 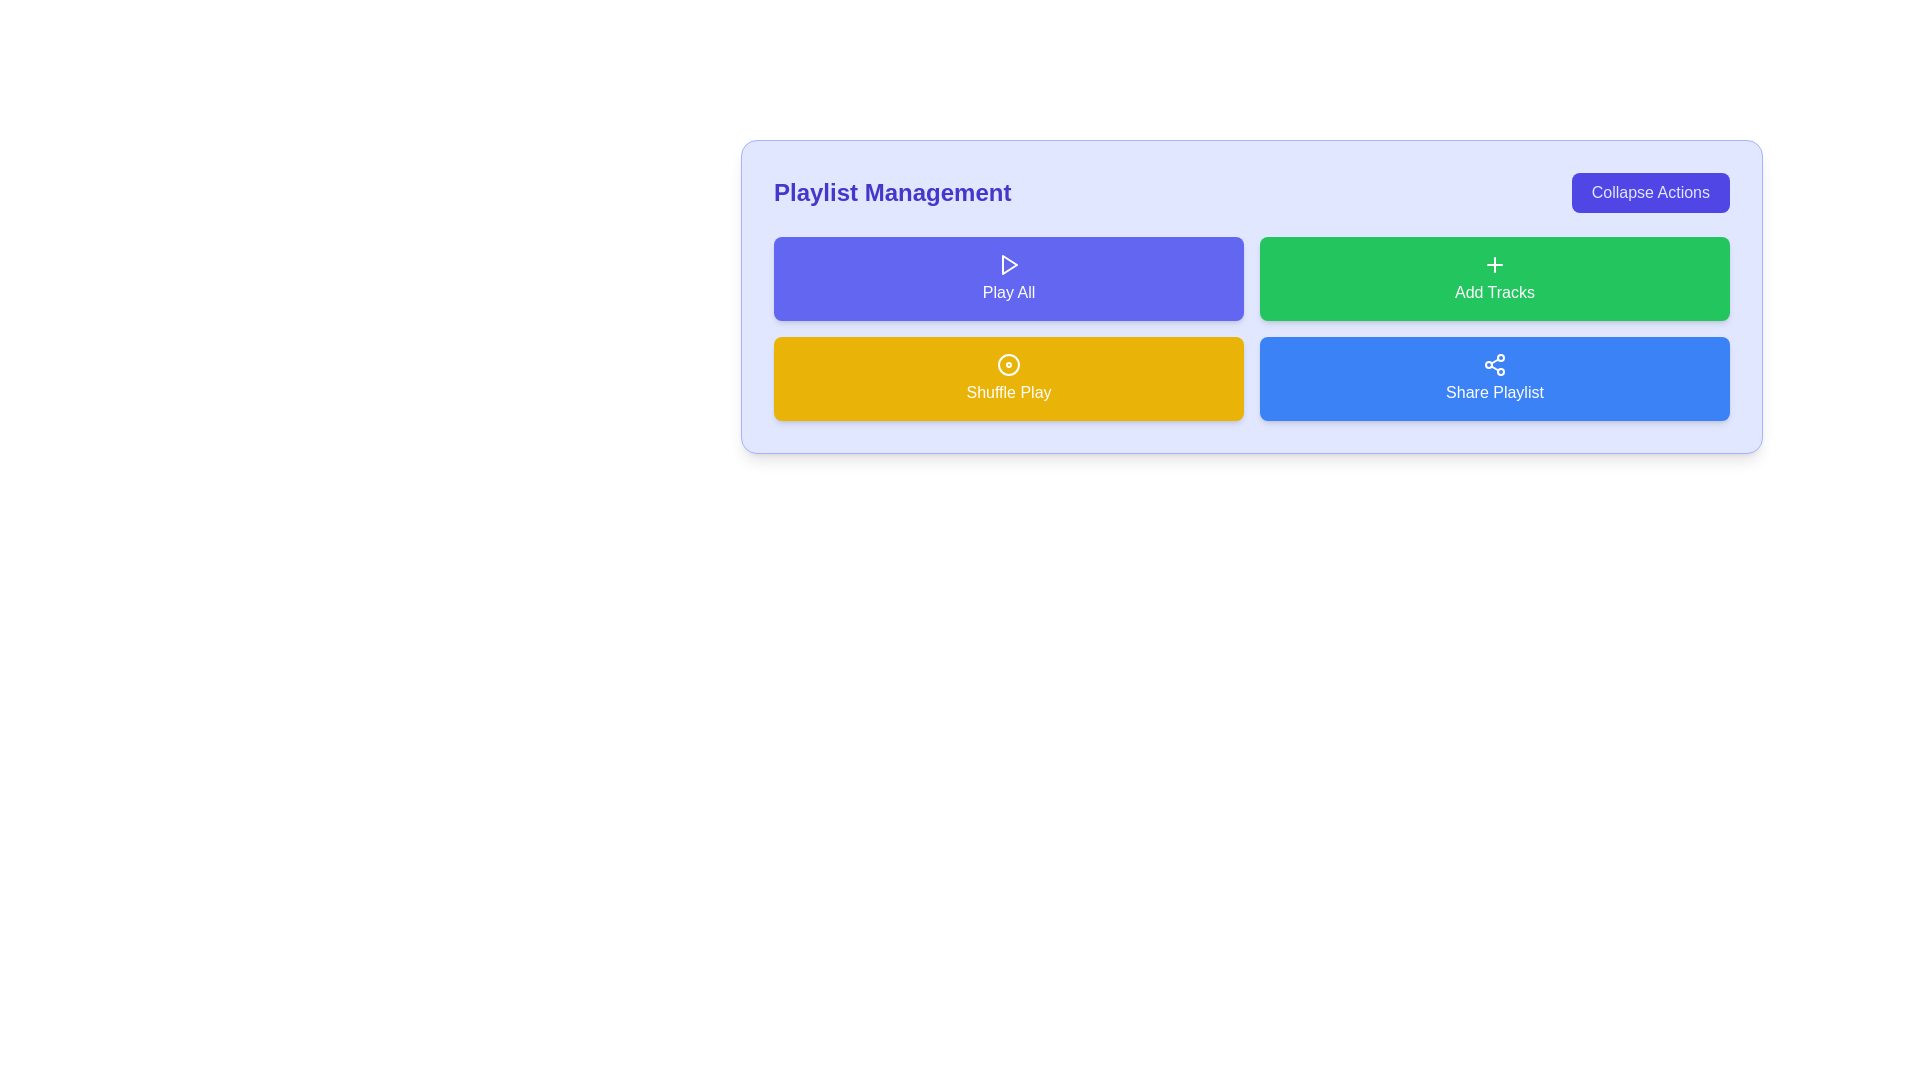 I want to click on the green 'Add Tracks' button, which is the second button in the top row of the grid, located to the right of the 'Play All' button and above the 'Share Playlist' button, so click(x=1494, y=278).